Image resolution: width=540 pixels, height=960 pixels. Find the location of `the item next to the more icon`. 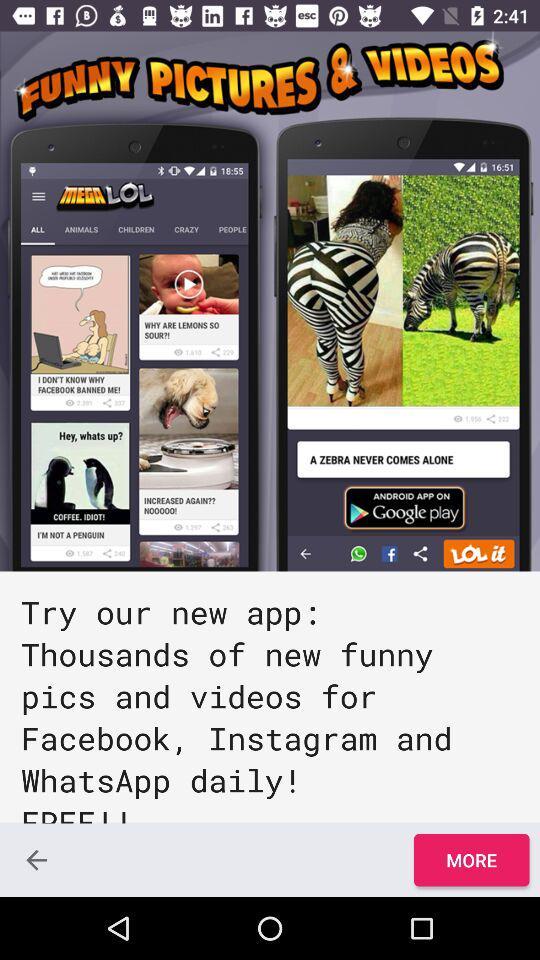

the item next to the more icon is located at coordinates (36, 859).